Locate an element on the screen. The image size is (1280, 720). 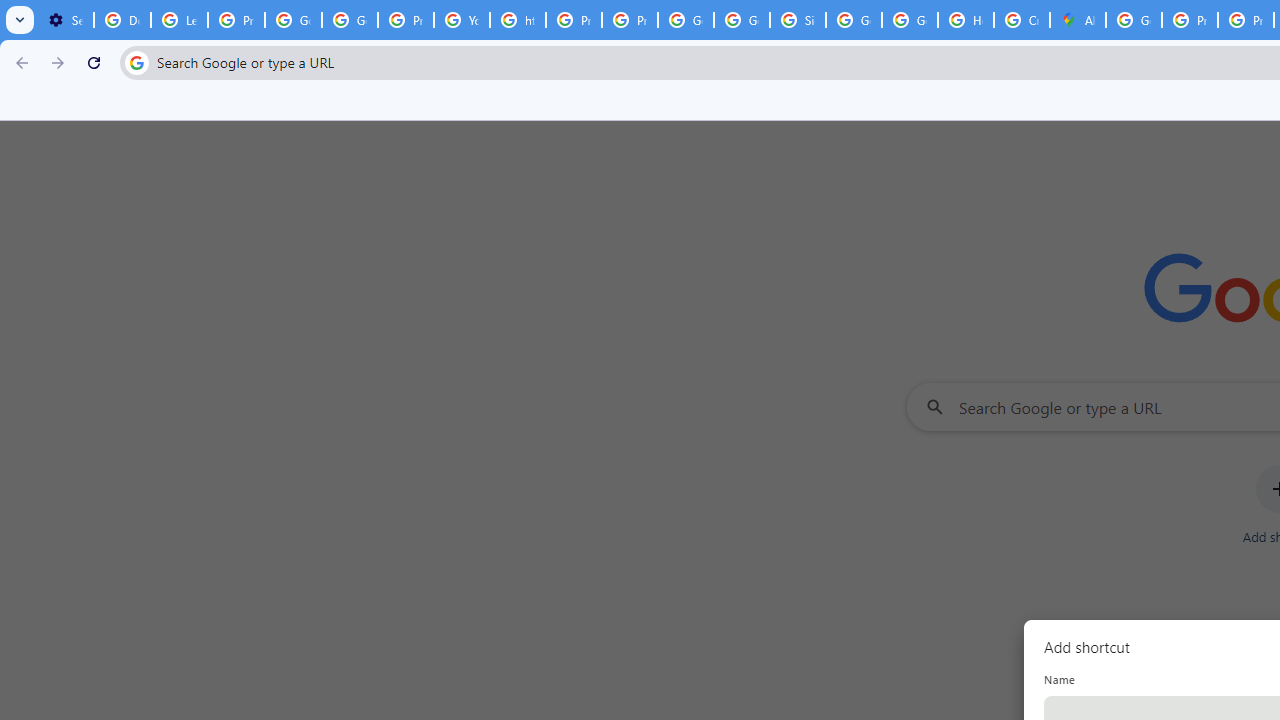
'Privacy Help Center - Policies Help' is located at coordinates (573, 20).